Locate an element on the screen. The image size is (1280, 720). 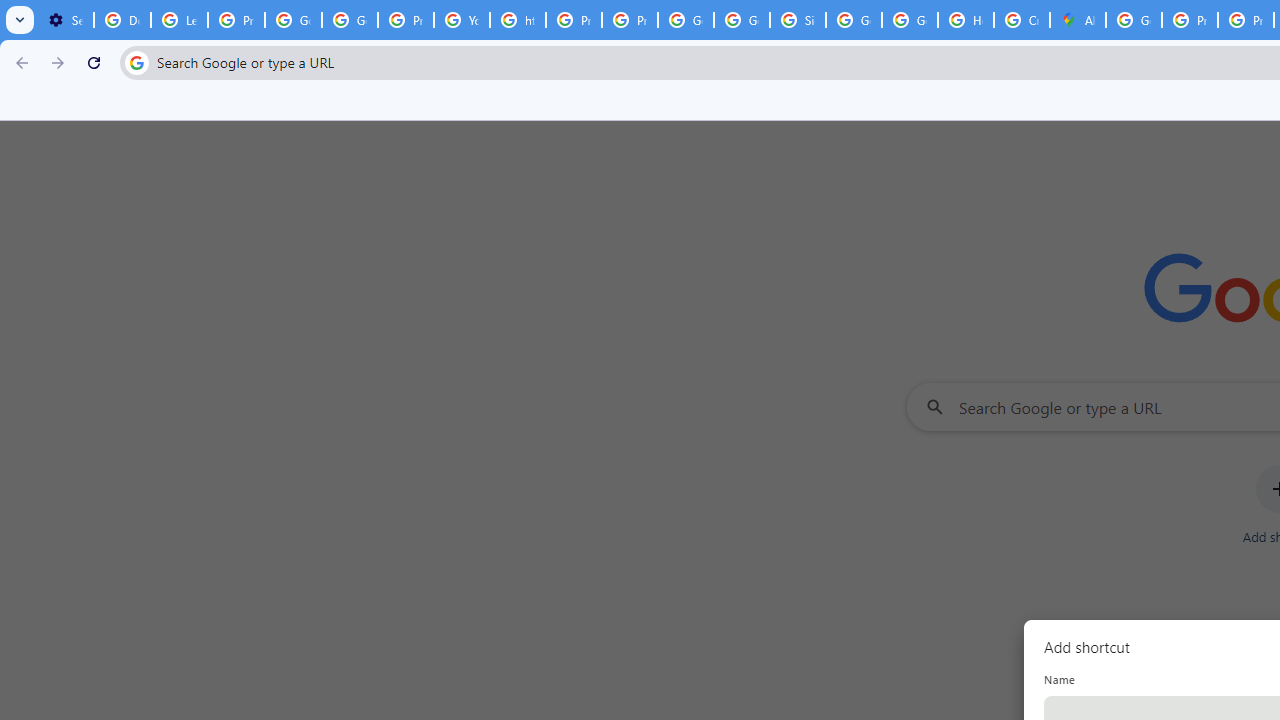
'Privacy Help Center - Policies Help' is located at coordinates (573, 20).